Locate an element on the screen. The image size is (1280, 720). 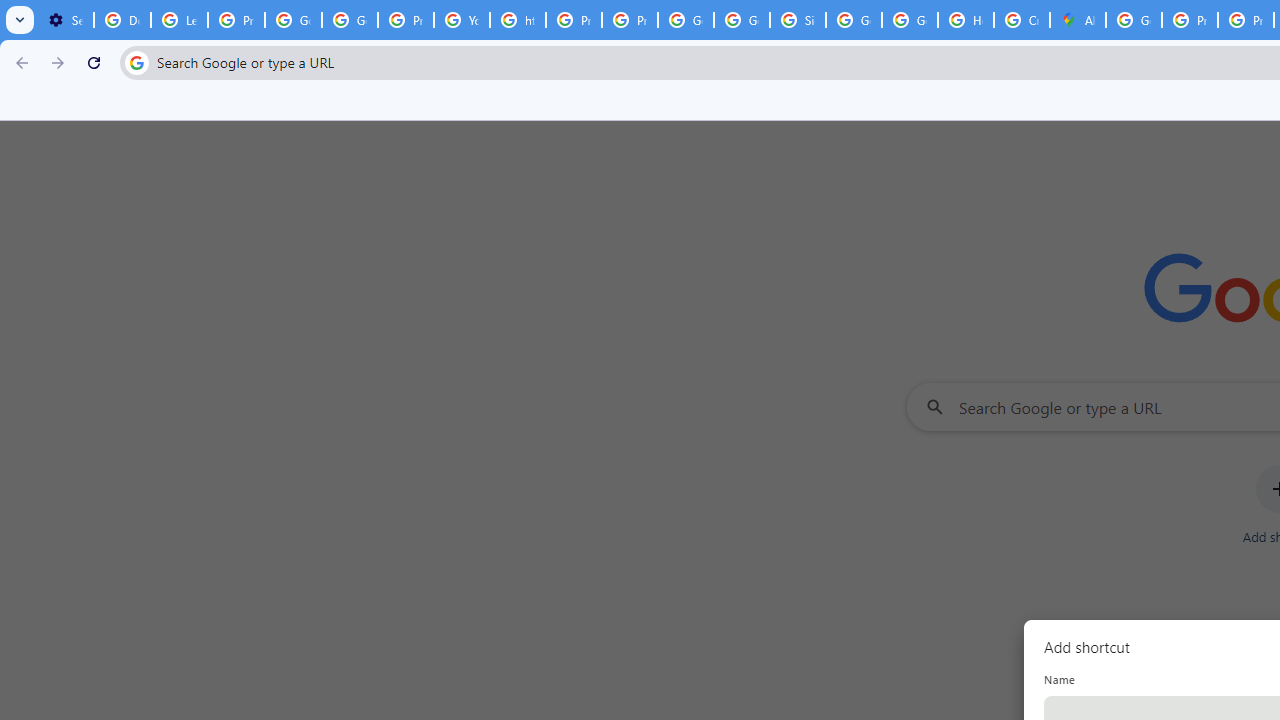
'Privacy Help Center - Policies Help' is located at coordinates (573, 20).